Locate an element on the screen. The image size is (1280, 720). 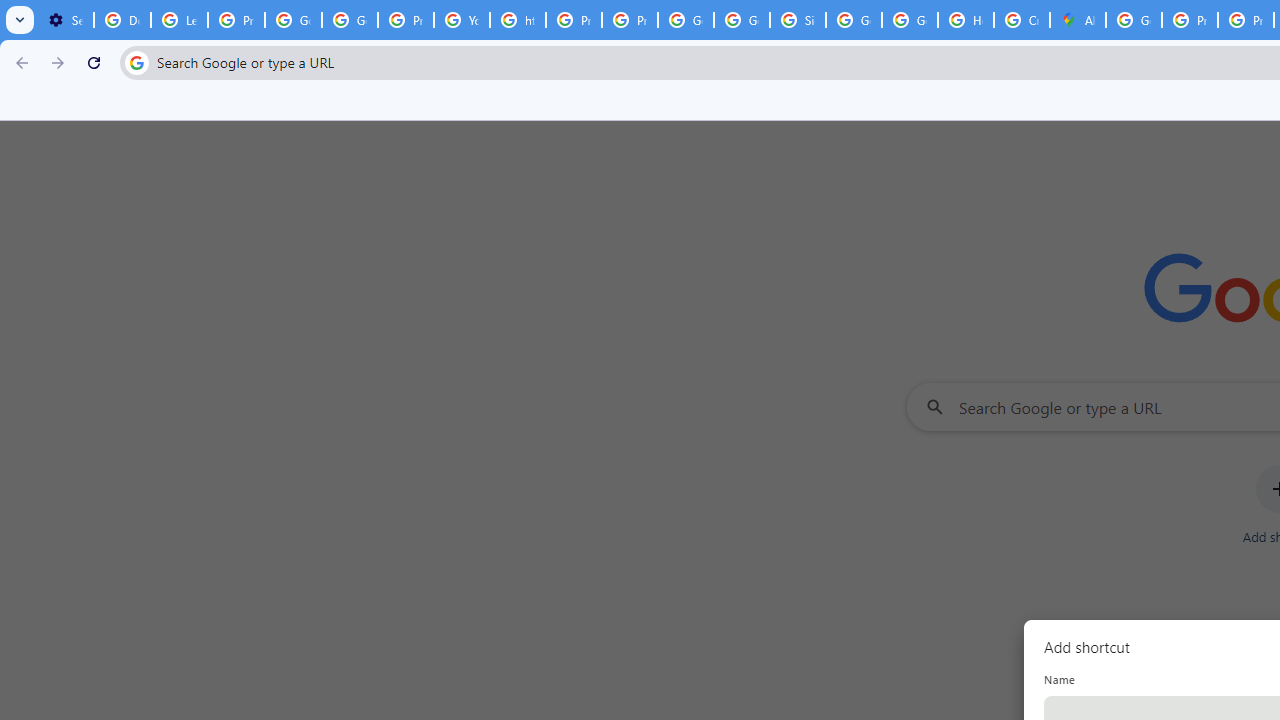
'Privacy Help Center - Policies Help' is located at coordinates (573, 20).